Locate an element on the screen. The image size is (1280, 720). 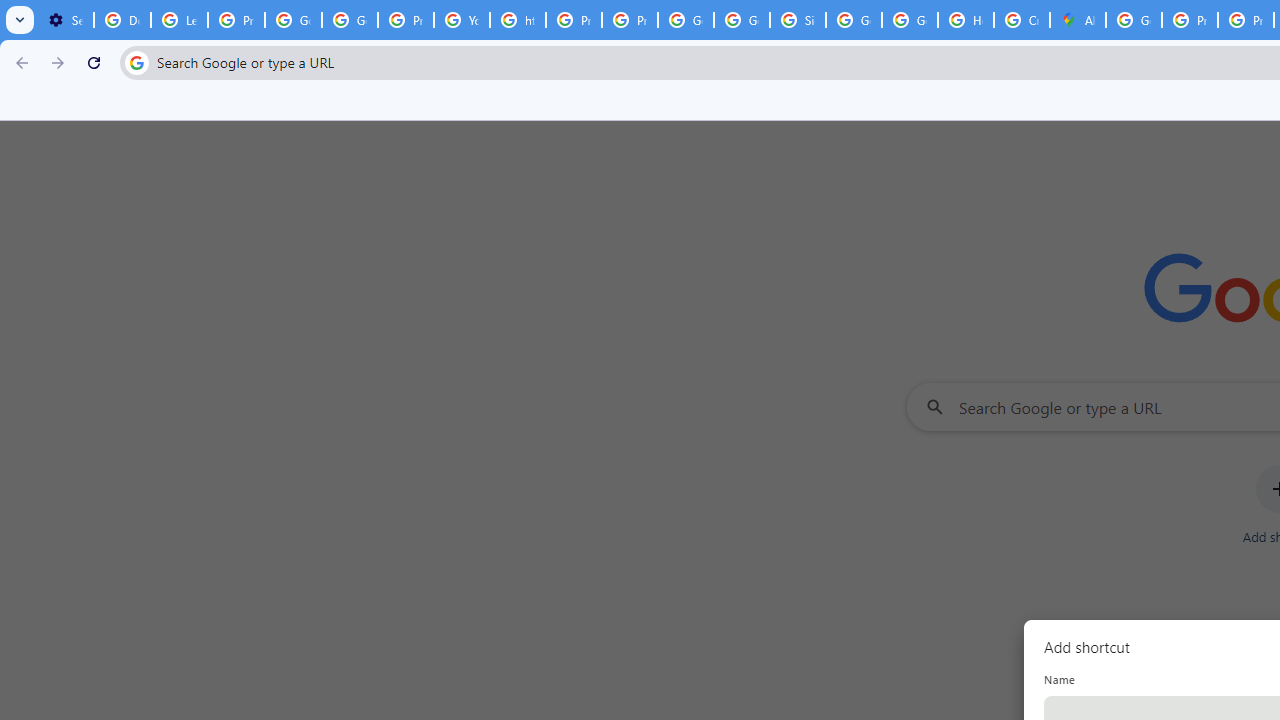
'Privacy Help Center - Policies Help' is located at coordinates (573, 20).